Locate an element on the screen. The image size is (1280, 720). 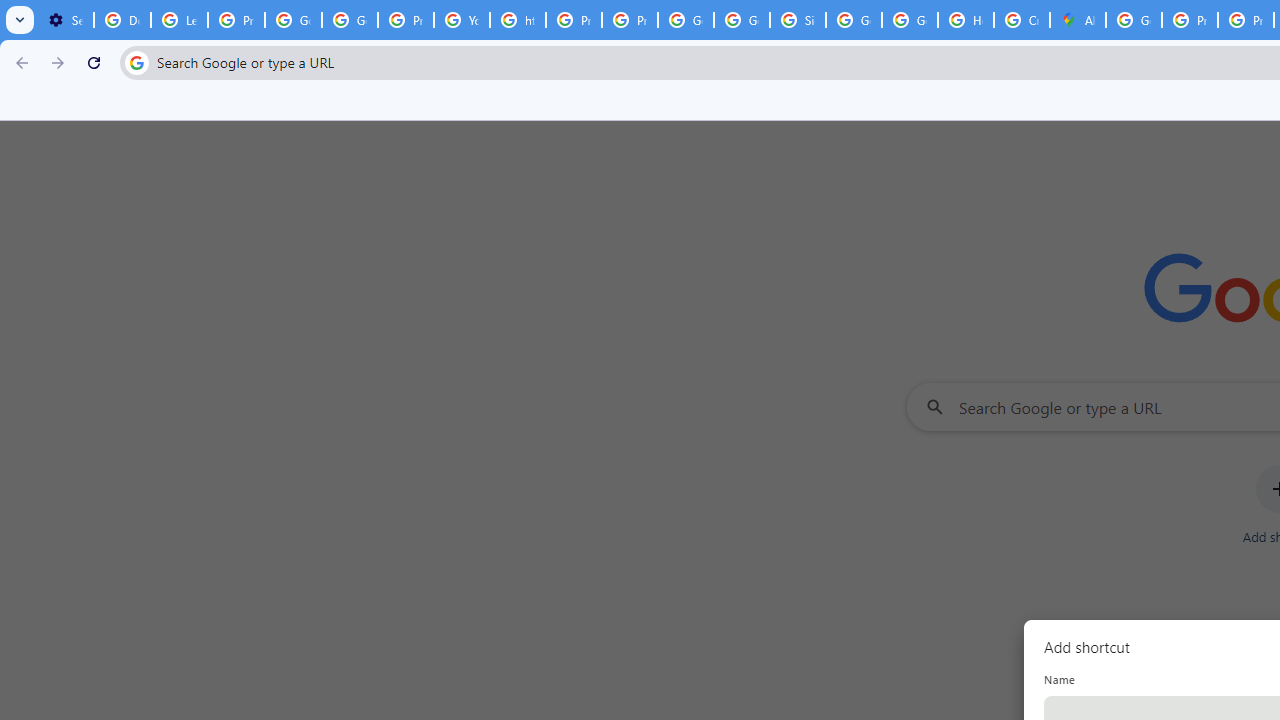
'Privacy Help Center - Policies Help' is located at coordinates (573, 20).